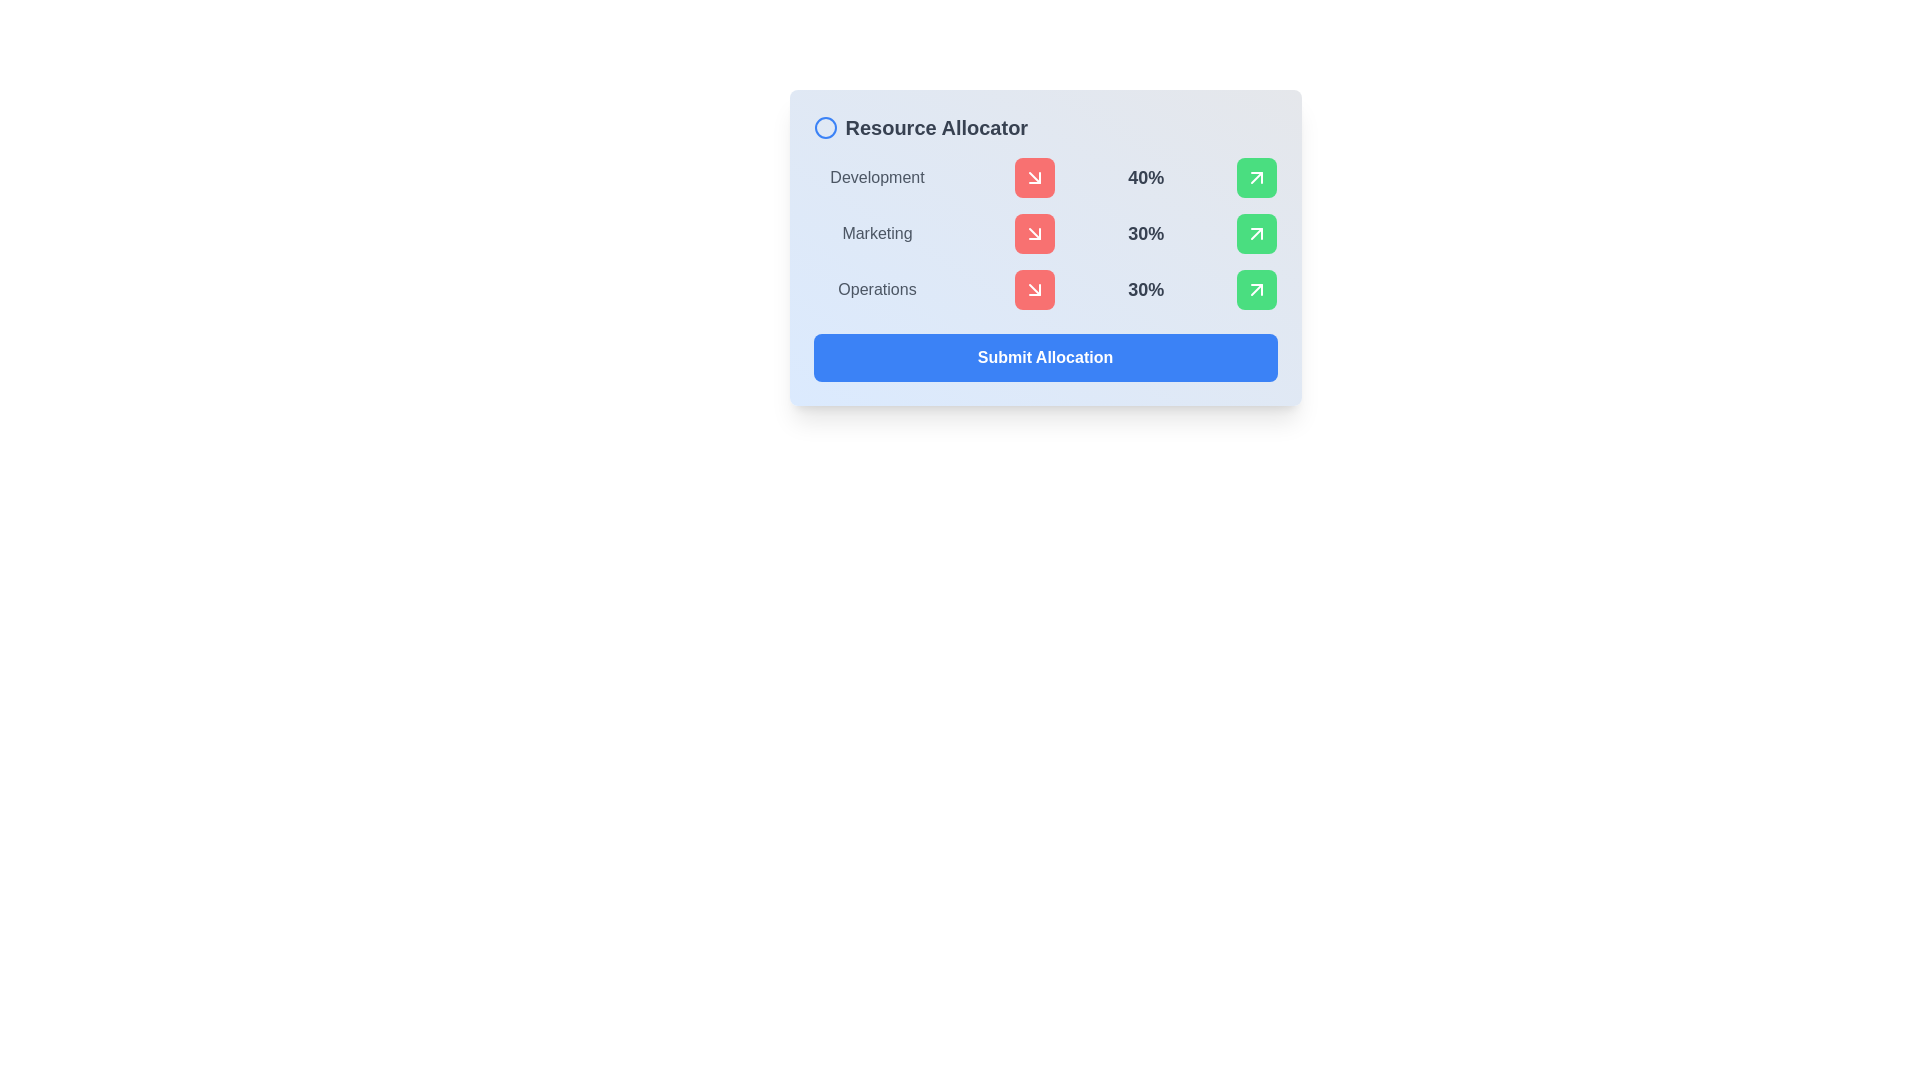 This screenshot has width=1920, height=1080. Describe the element at coordinates (1256, 289) in the screenshot. I see `the green circular Icon button with a white arrow pointing up and to the right, located in the bottom-right corner of the resource allocation panel, next to the '30%' value in the 'Operations' row` at that location.